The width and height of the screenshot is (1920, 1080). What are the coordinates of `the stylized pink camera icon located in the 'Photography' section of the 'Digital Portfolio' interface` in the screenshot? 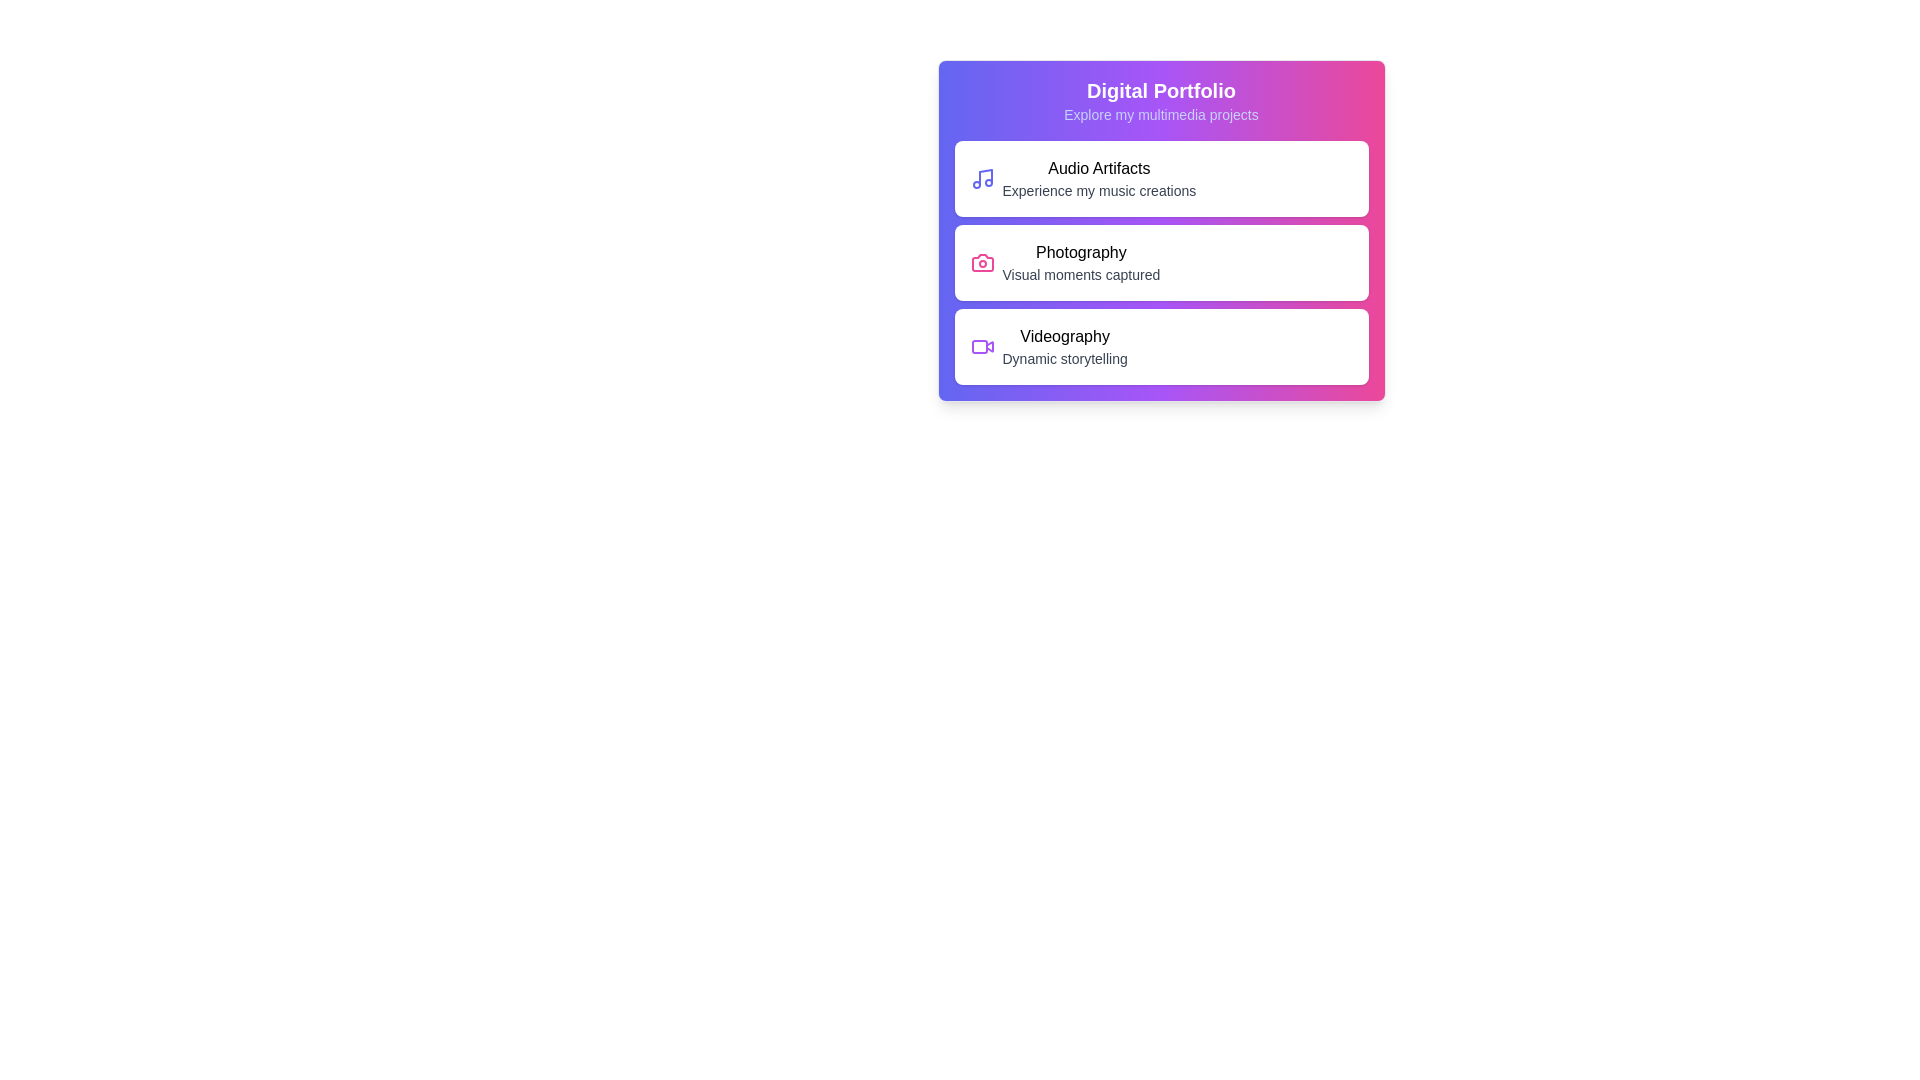 It's located at (982, 261).